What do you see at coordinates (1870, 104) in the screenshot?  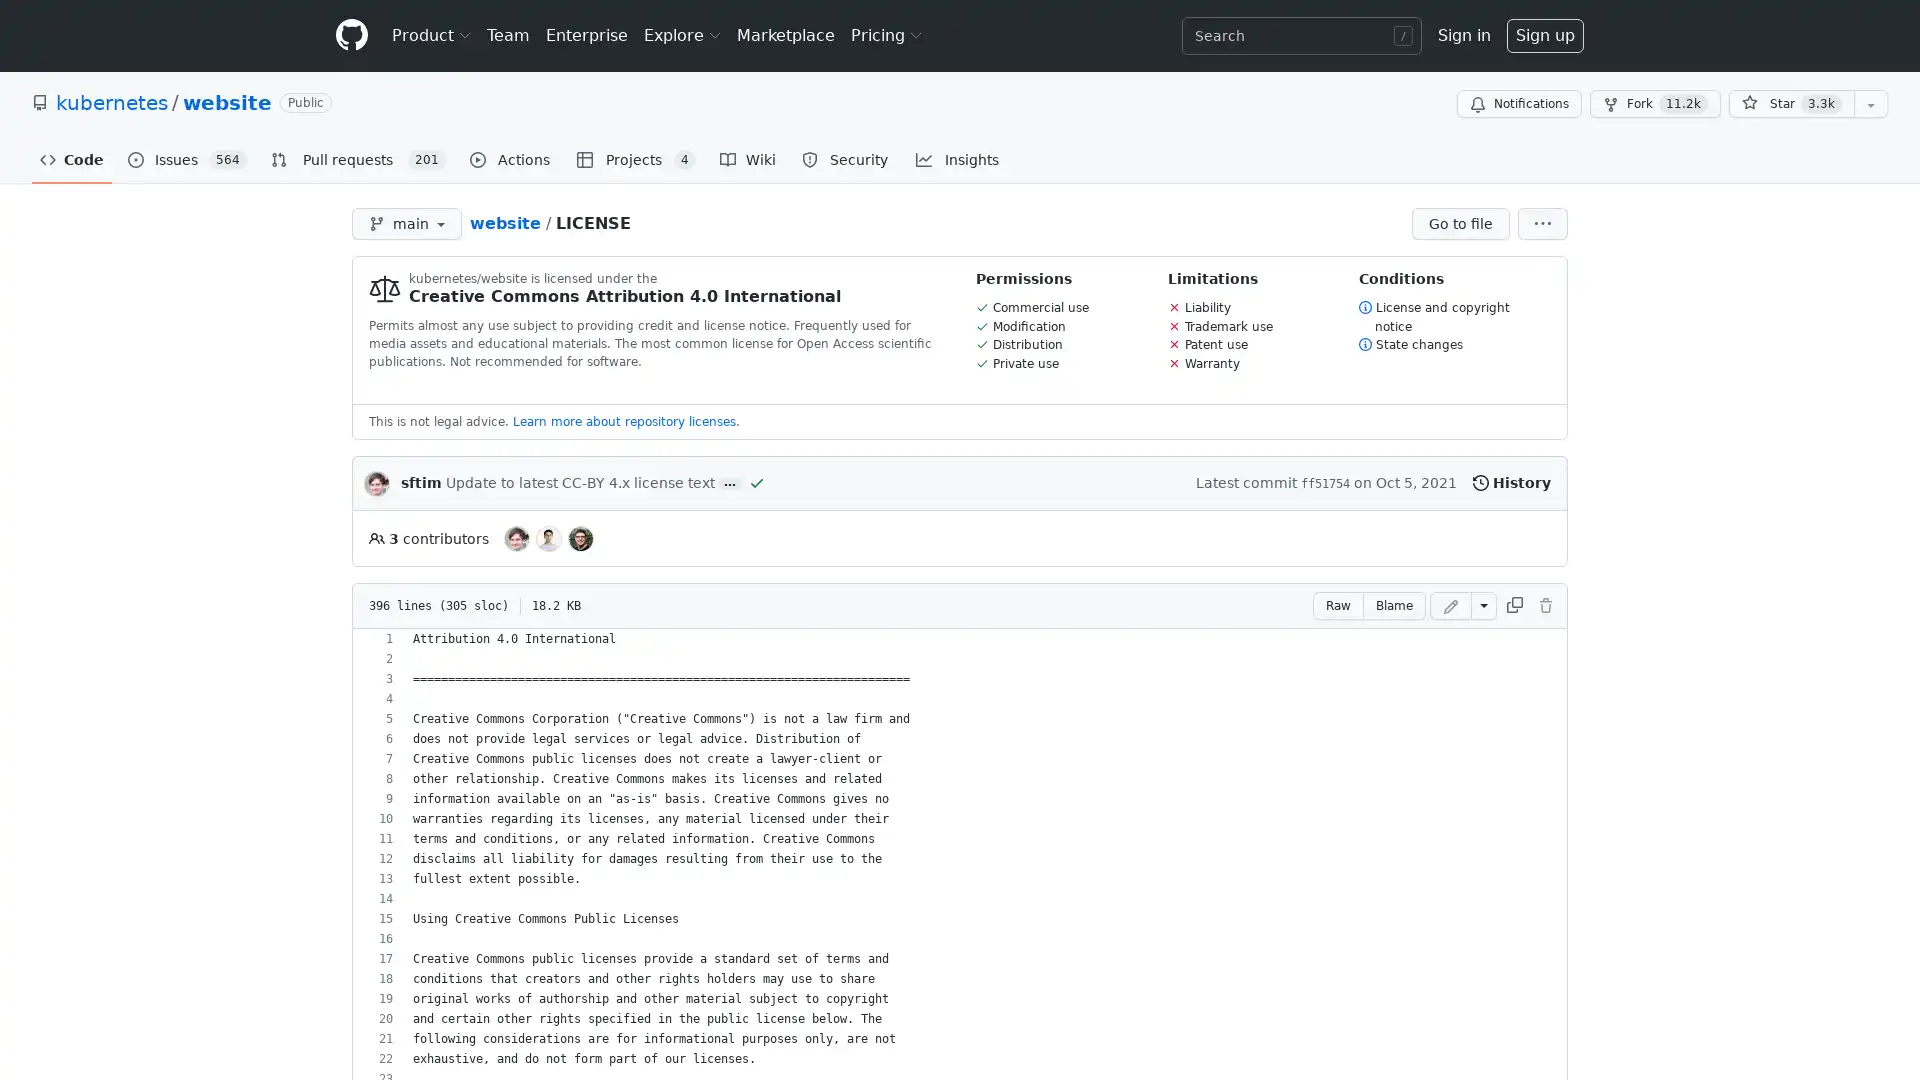 I see `You must be signed in to add this repository to a list` at bounding box center [1870, 104].